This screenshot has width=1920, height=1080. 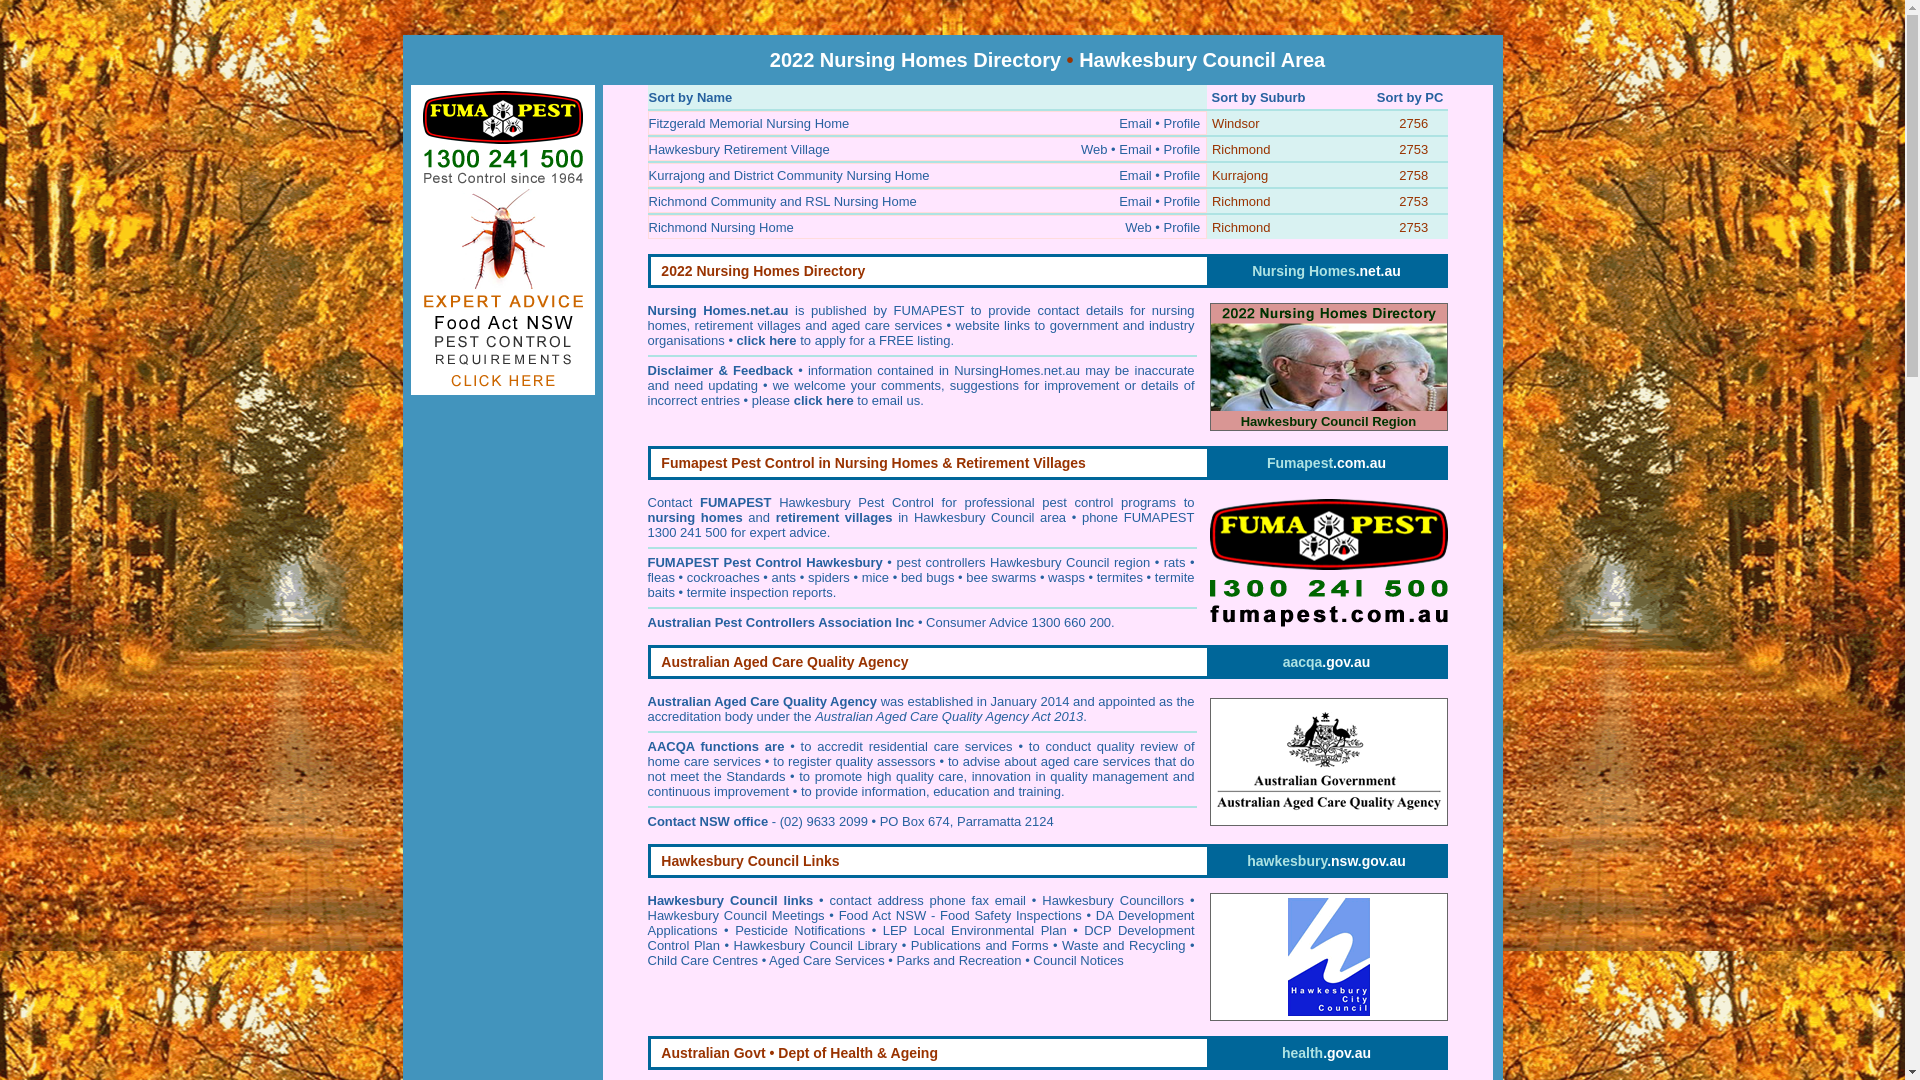 What do you see at coordinates (758, 591) in the screenshot?
I see `'termite inspection reports'` at bounding box center [758, 591].